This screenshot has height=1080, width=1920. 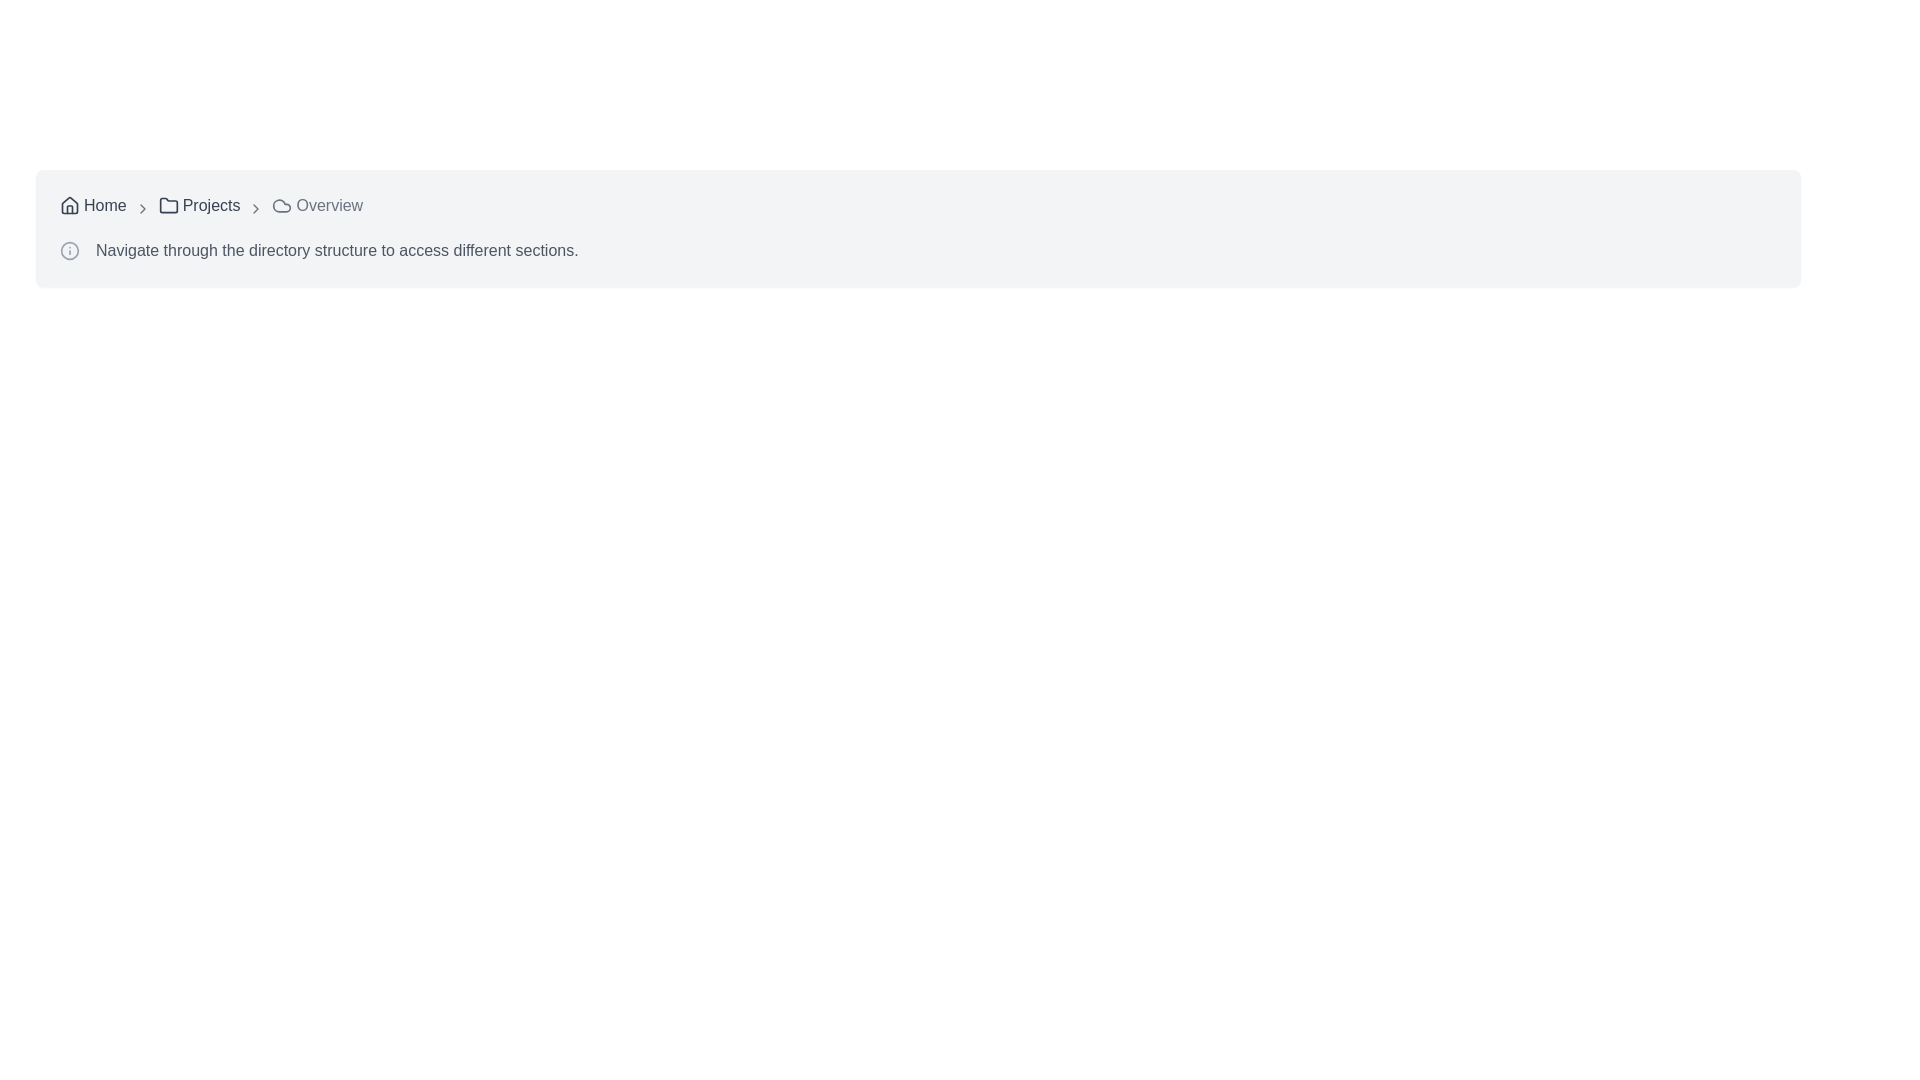 I want to click on the 'Projects' interactive link in the breadcrumb navigation bar, so click(x=199, y=205).